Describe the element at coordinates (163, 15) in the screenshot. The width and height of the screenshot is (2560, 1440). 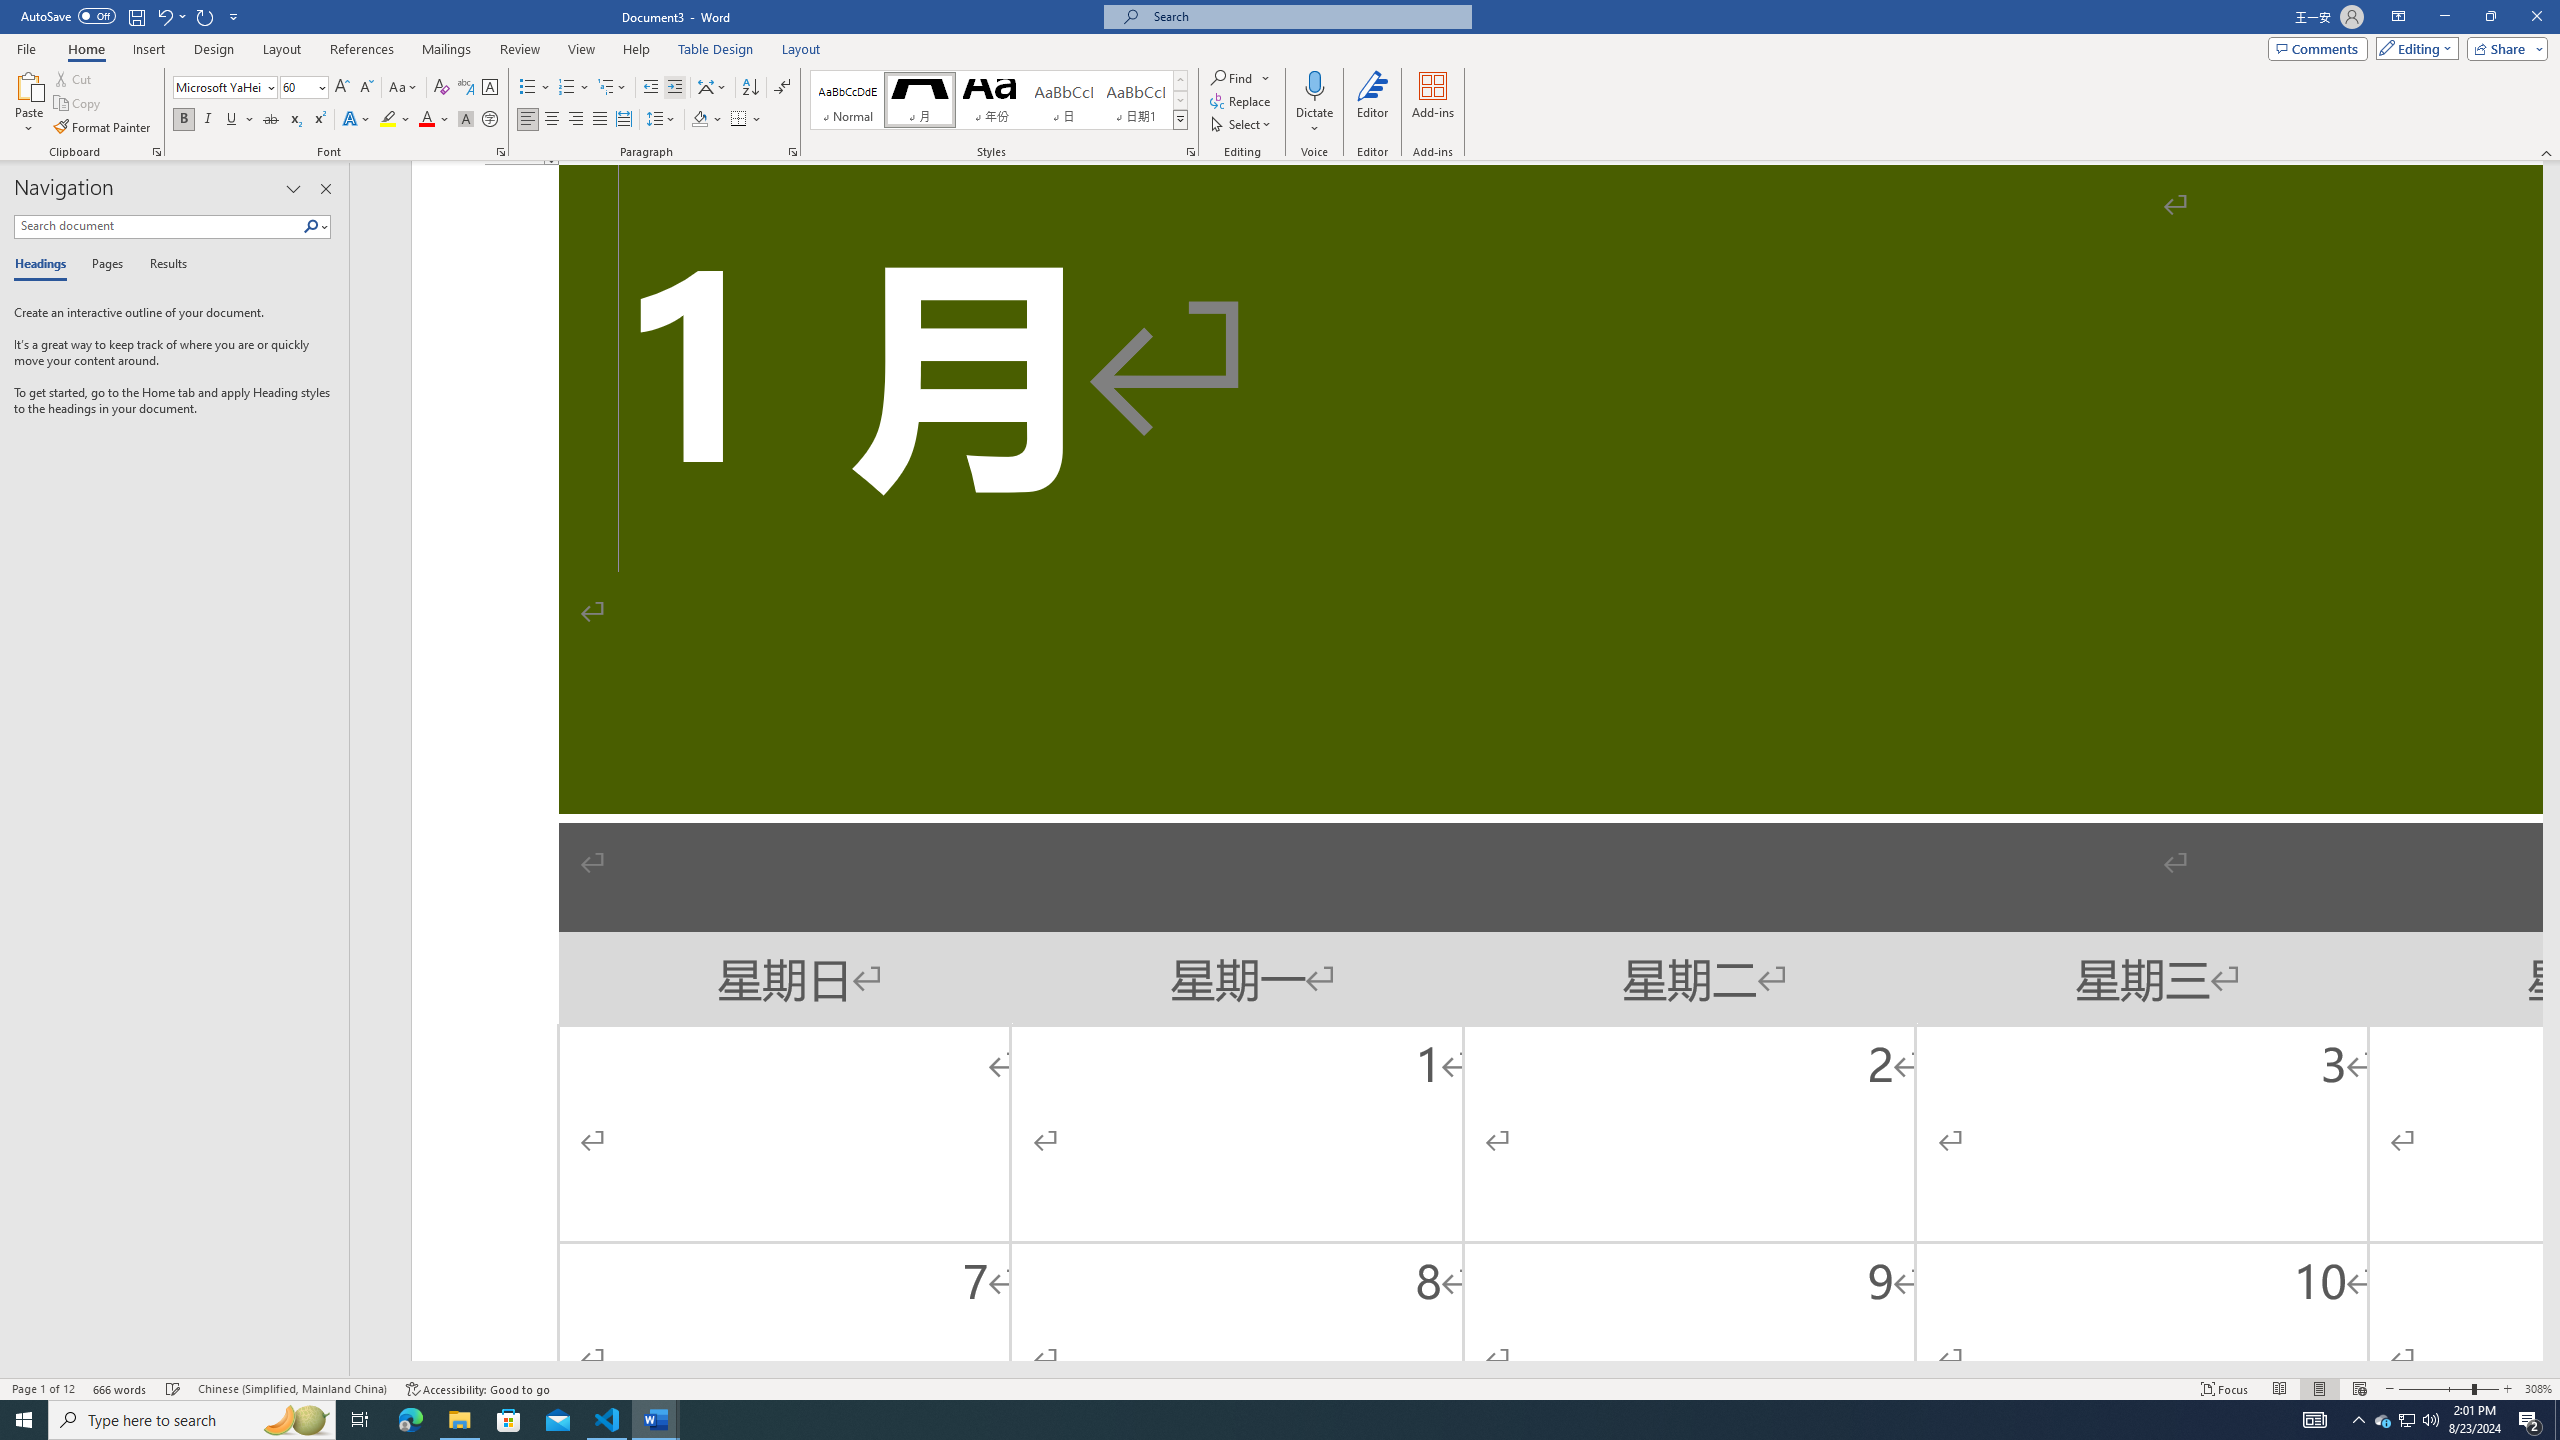
I see `'Undo Increase Indent'` at that location.